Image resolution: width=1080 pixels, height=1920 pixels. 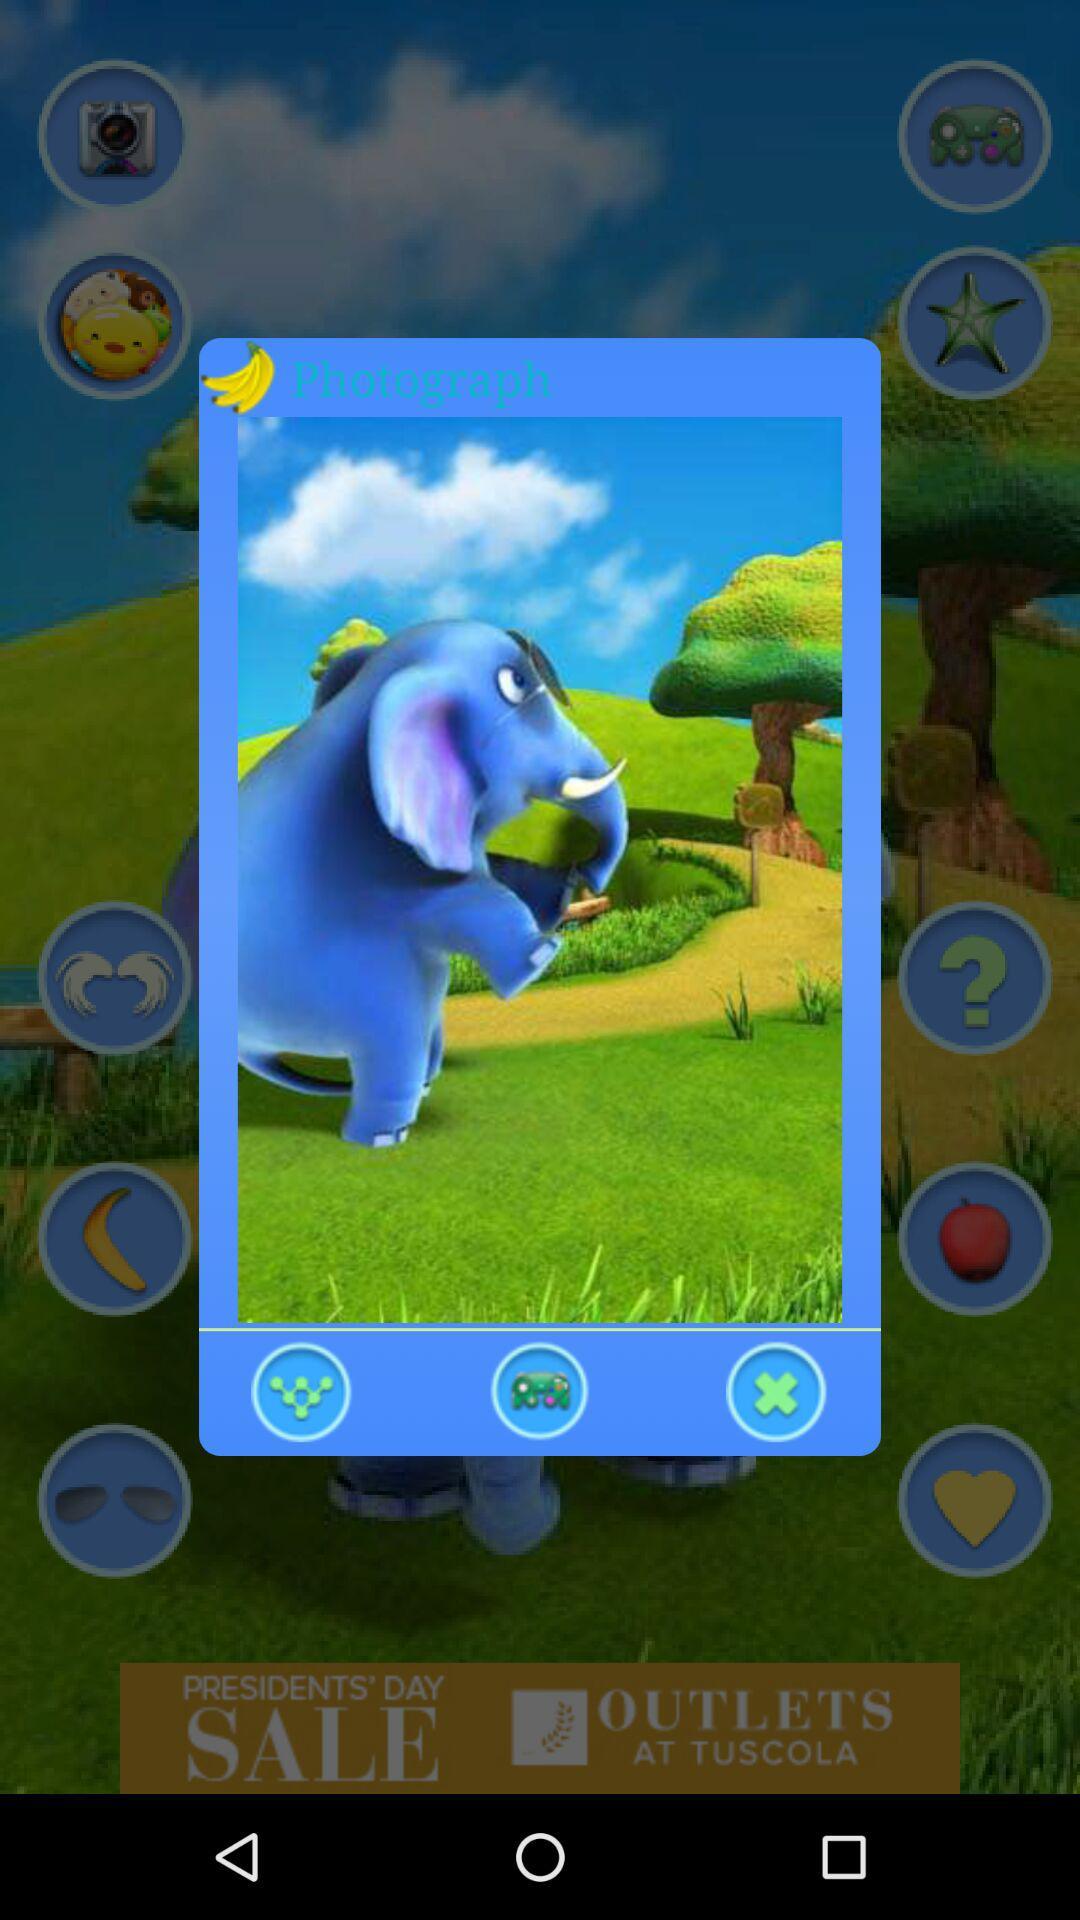 I want to click on the item at the bottom left corner, so click(x=302, y=1389).